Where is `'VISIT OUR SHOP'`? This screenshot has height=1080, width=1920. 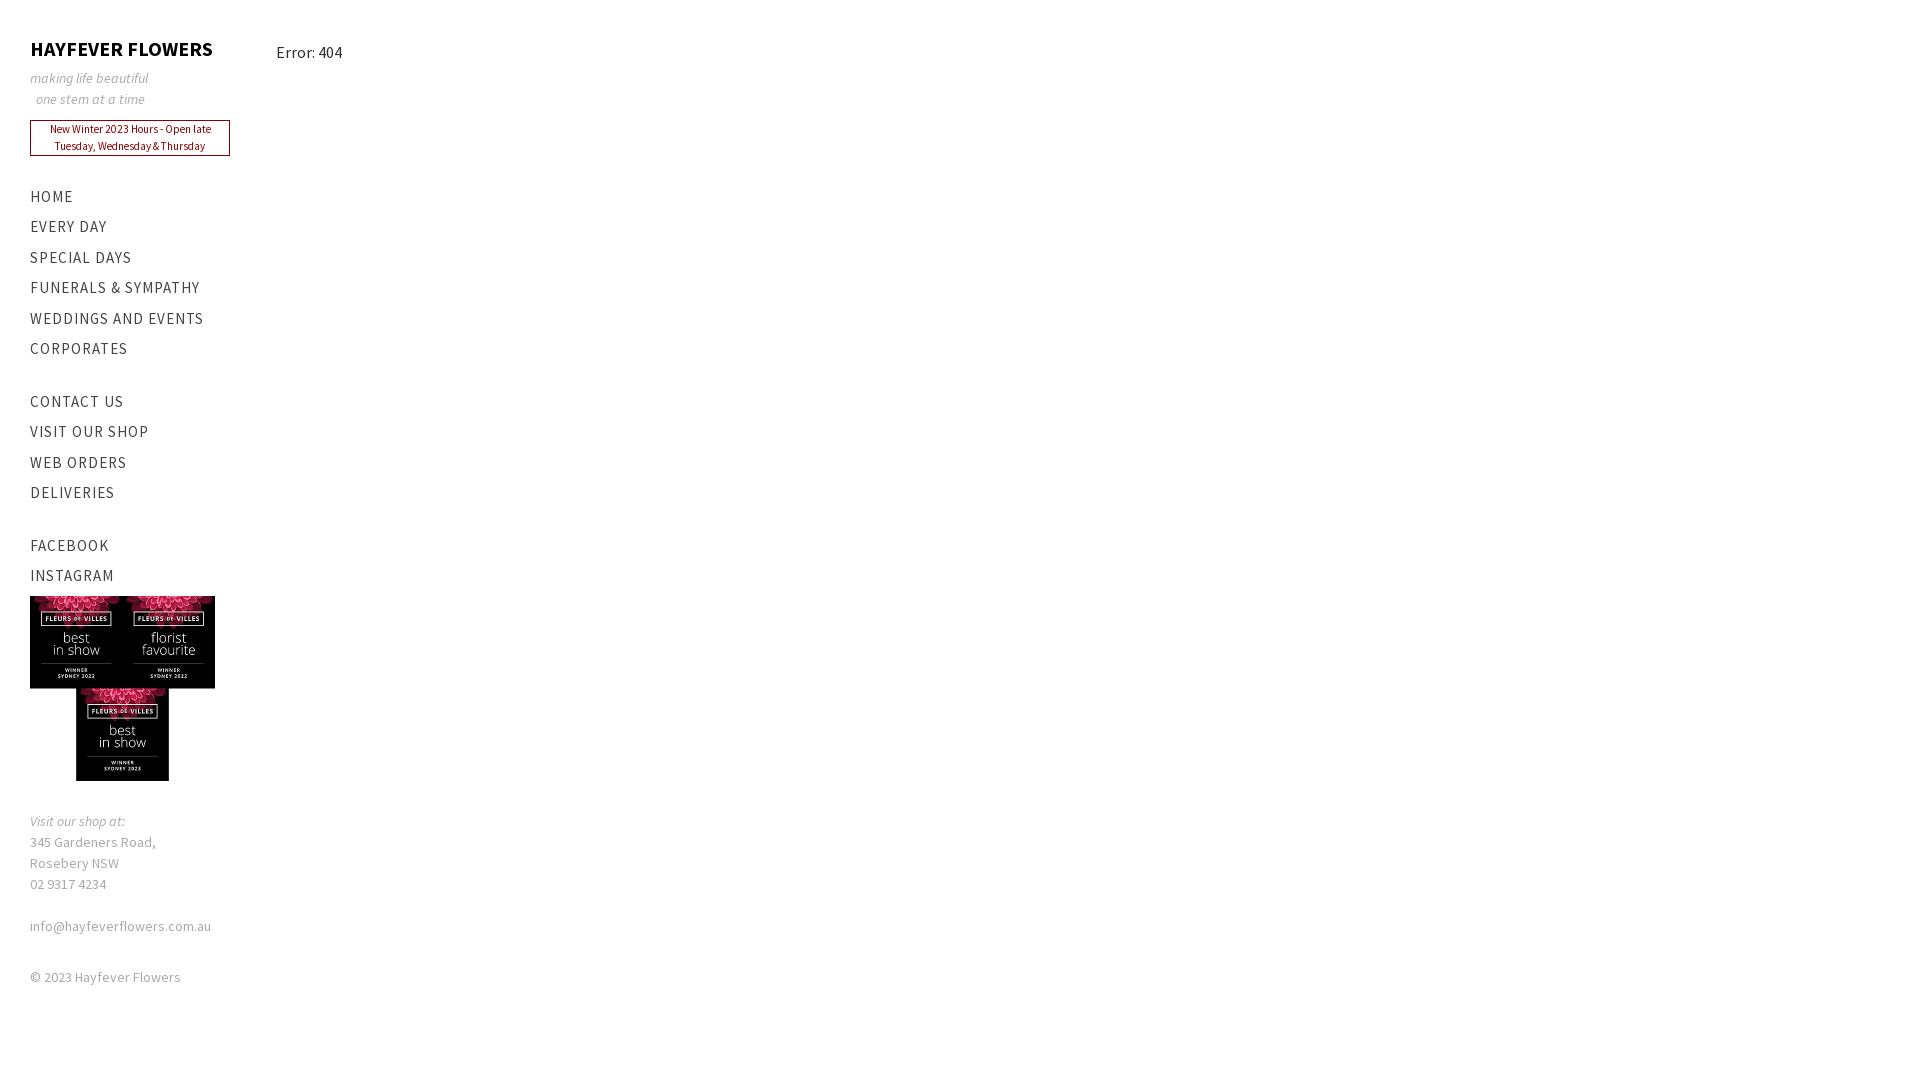
'VISIT OUR SHOP' is located at coordinates (128, 431).